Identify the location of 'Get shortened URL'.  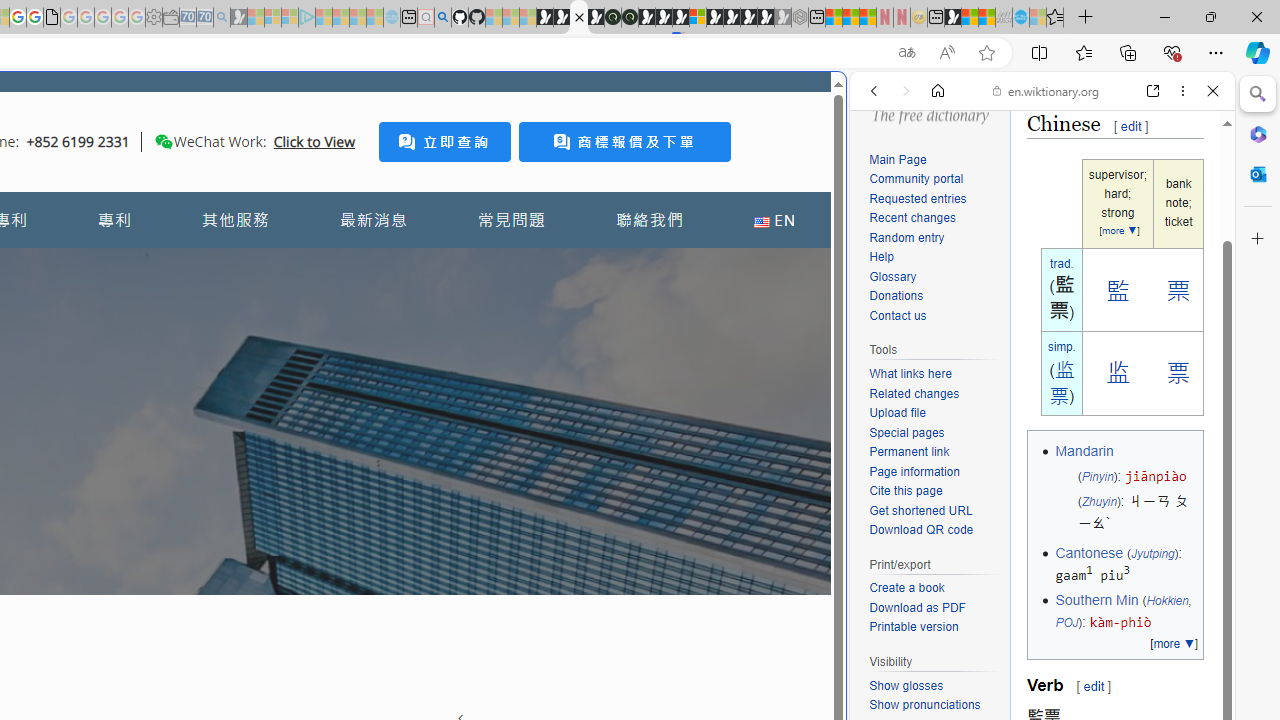
(919, 509).